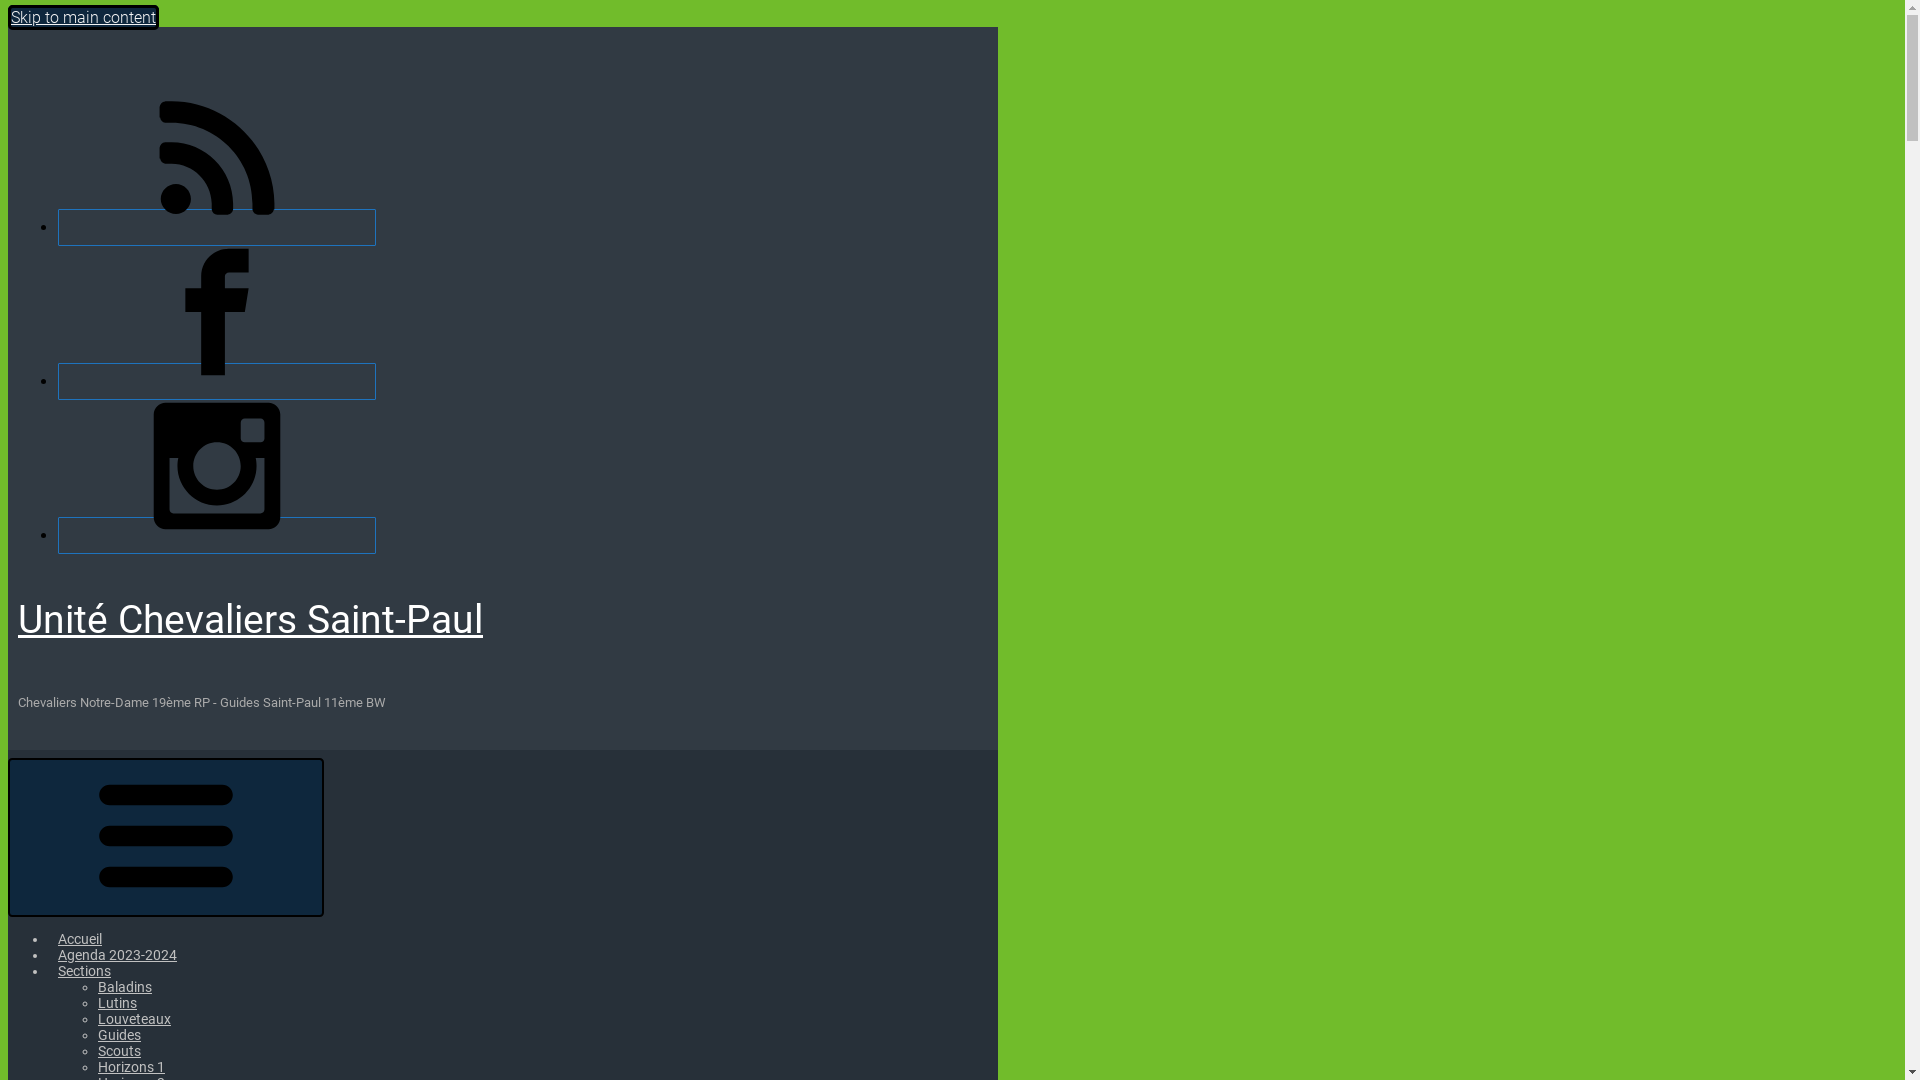 The width and height of the screenshot is (1920, 1080). What do you see at coordinates (57, 381) in the screenshot?
I see `'Facebook'` at bounding box center [57, 381].